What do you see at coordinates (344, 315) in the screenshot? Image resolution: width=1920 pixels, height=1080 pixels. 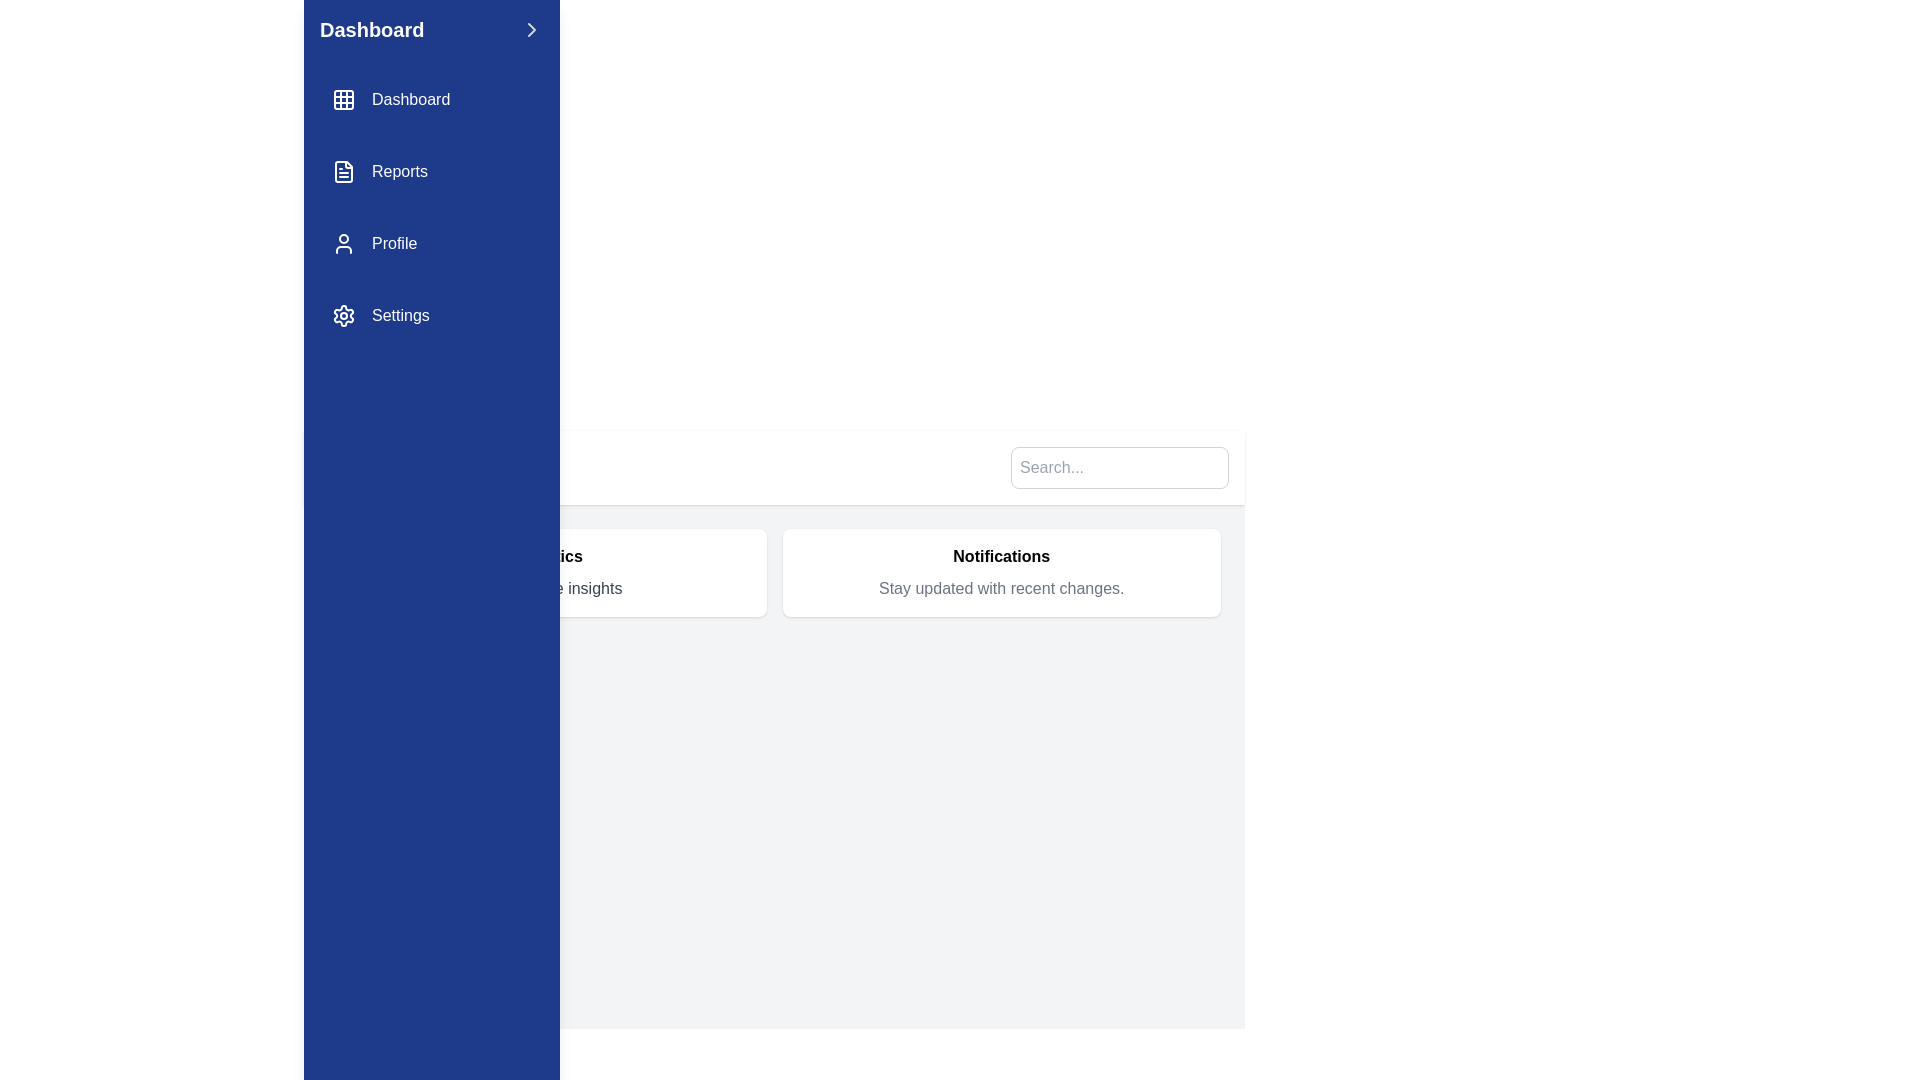 I see `the gear icon located in the left-side navigation menu` at bounding box center [344, 315].